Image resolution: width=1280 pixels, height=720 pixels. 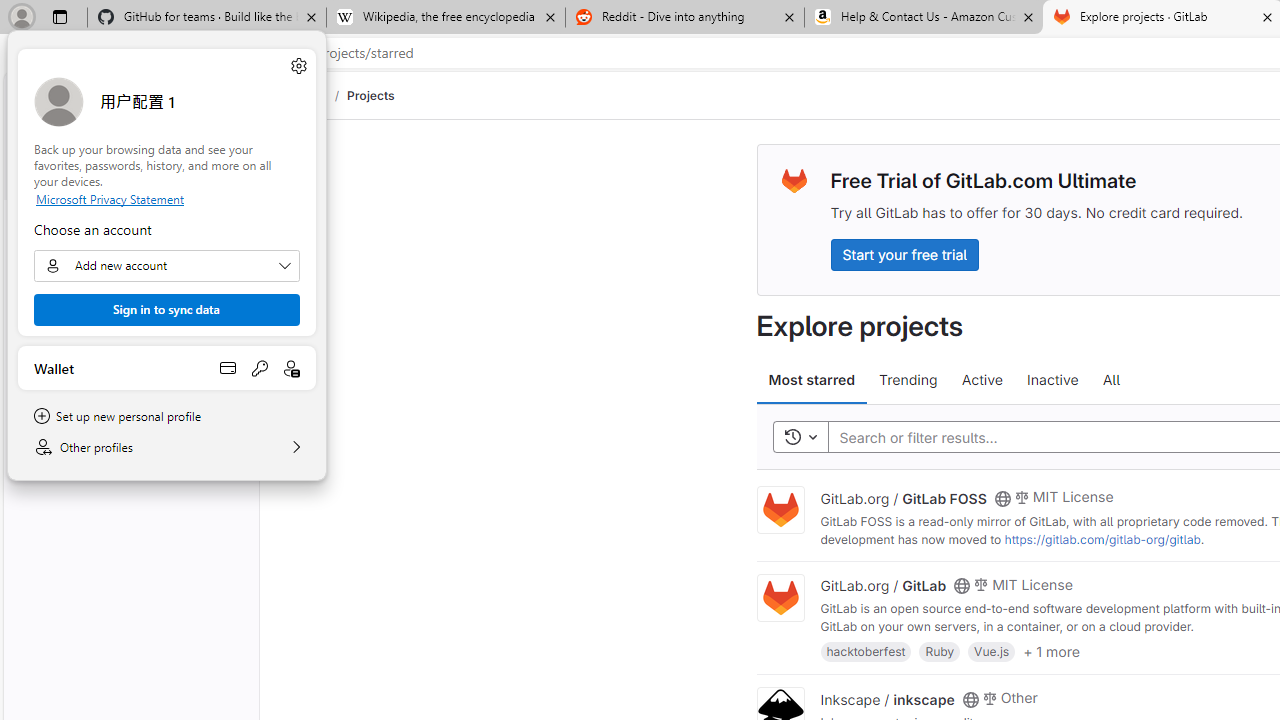 What do you see at coordinates (259, 367) in the screenshot?
I see `'Open passwords'` at bounding box center [259, 367].